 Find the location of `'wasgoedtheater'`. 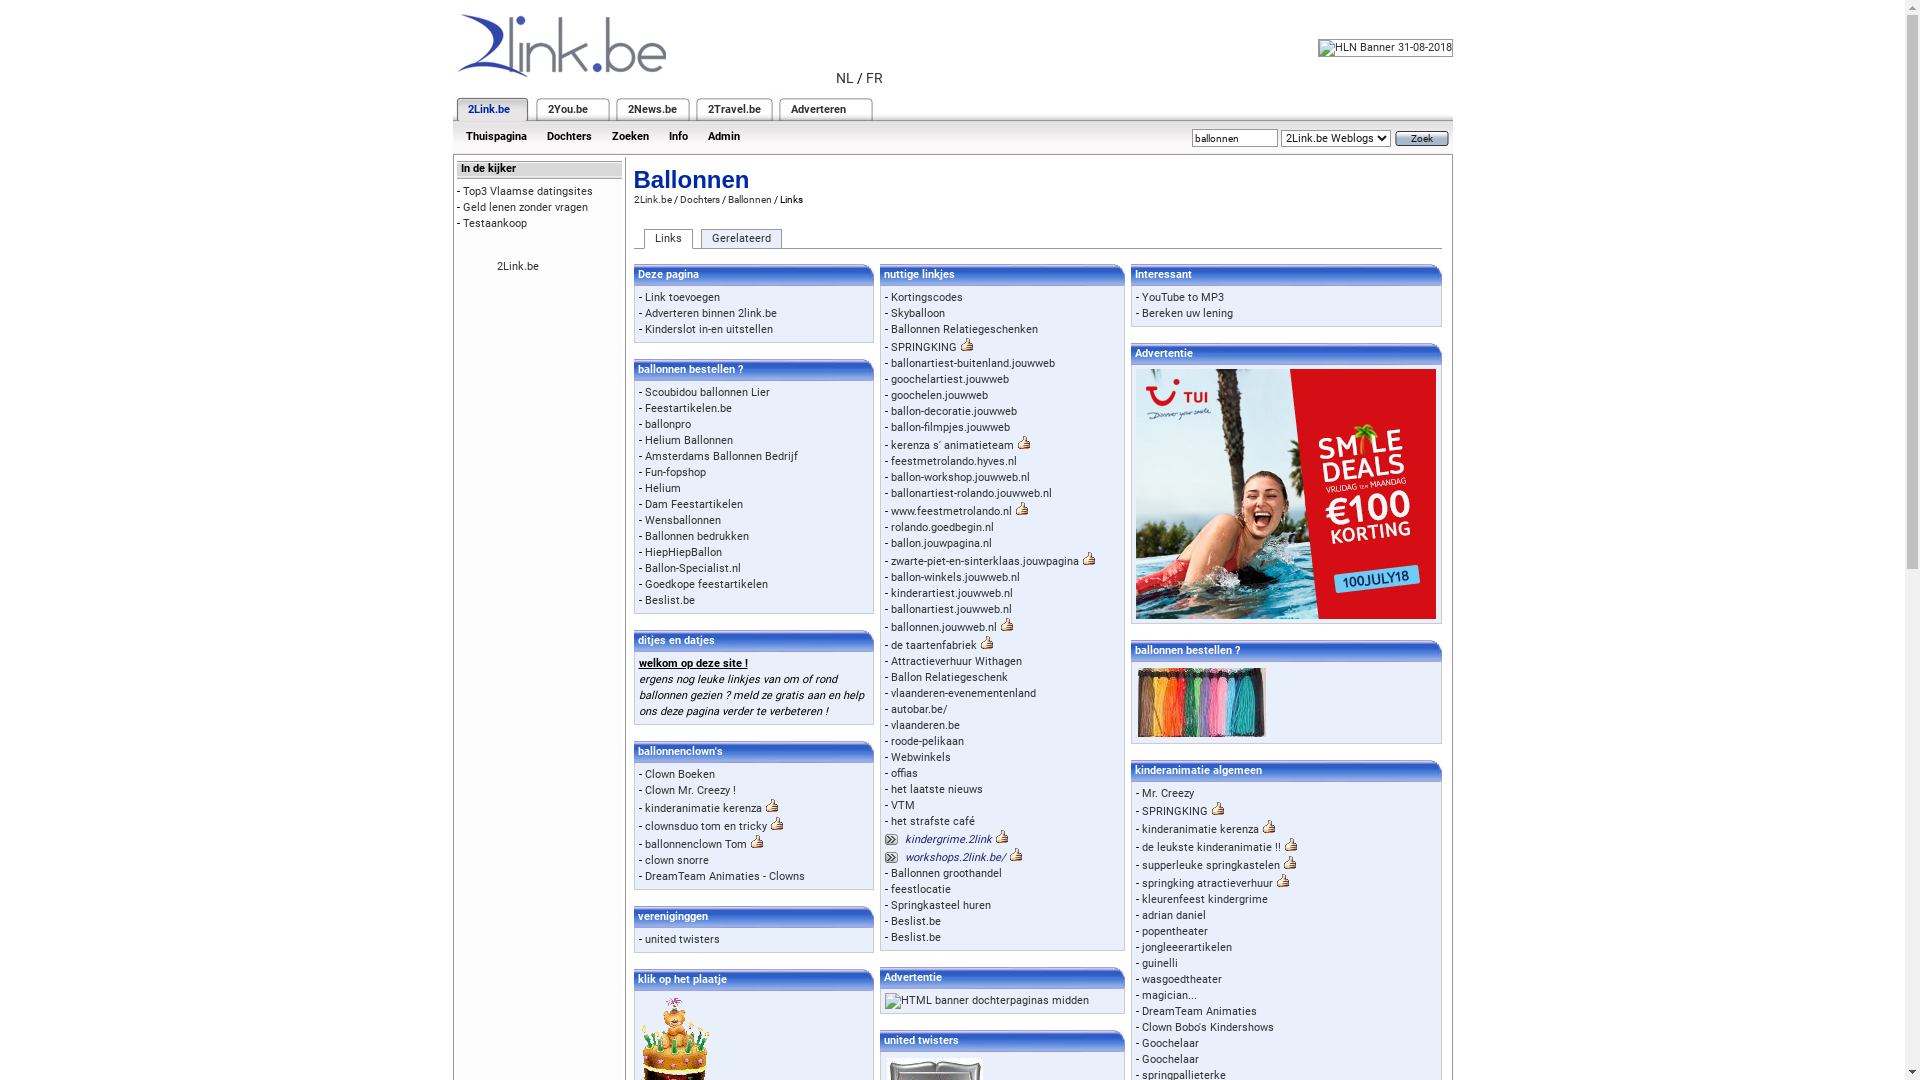

'wasgoedtheater' is located at coordinates (1181, 978).